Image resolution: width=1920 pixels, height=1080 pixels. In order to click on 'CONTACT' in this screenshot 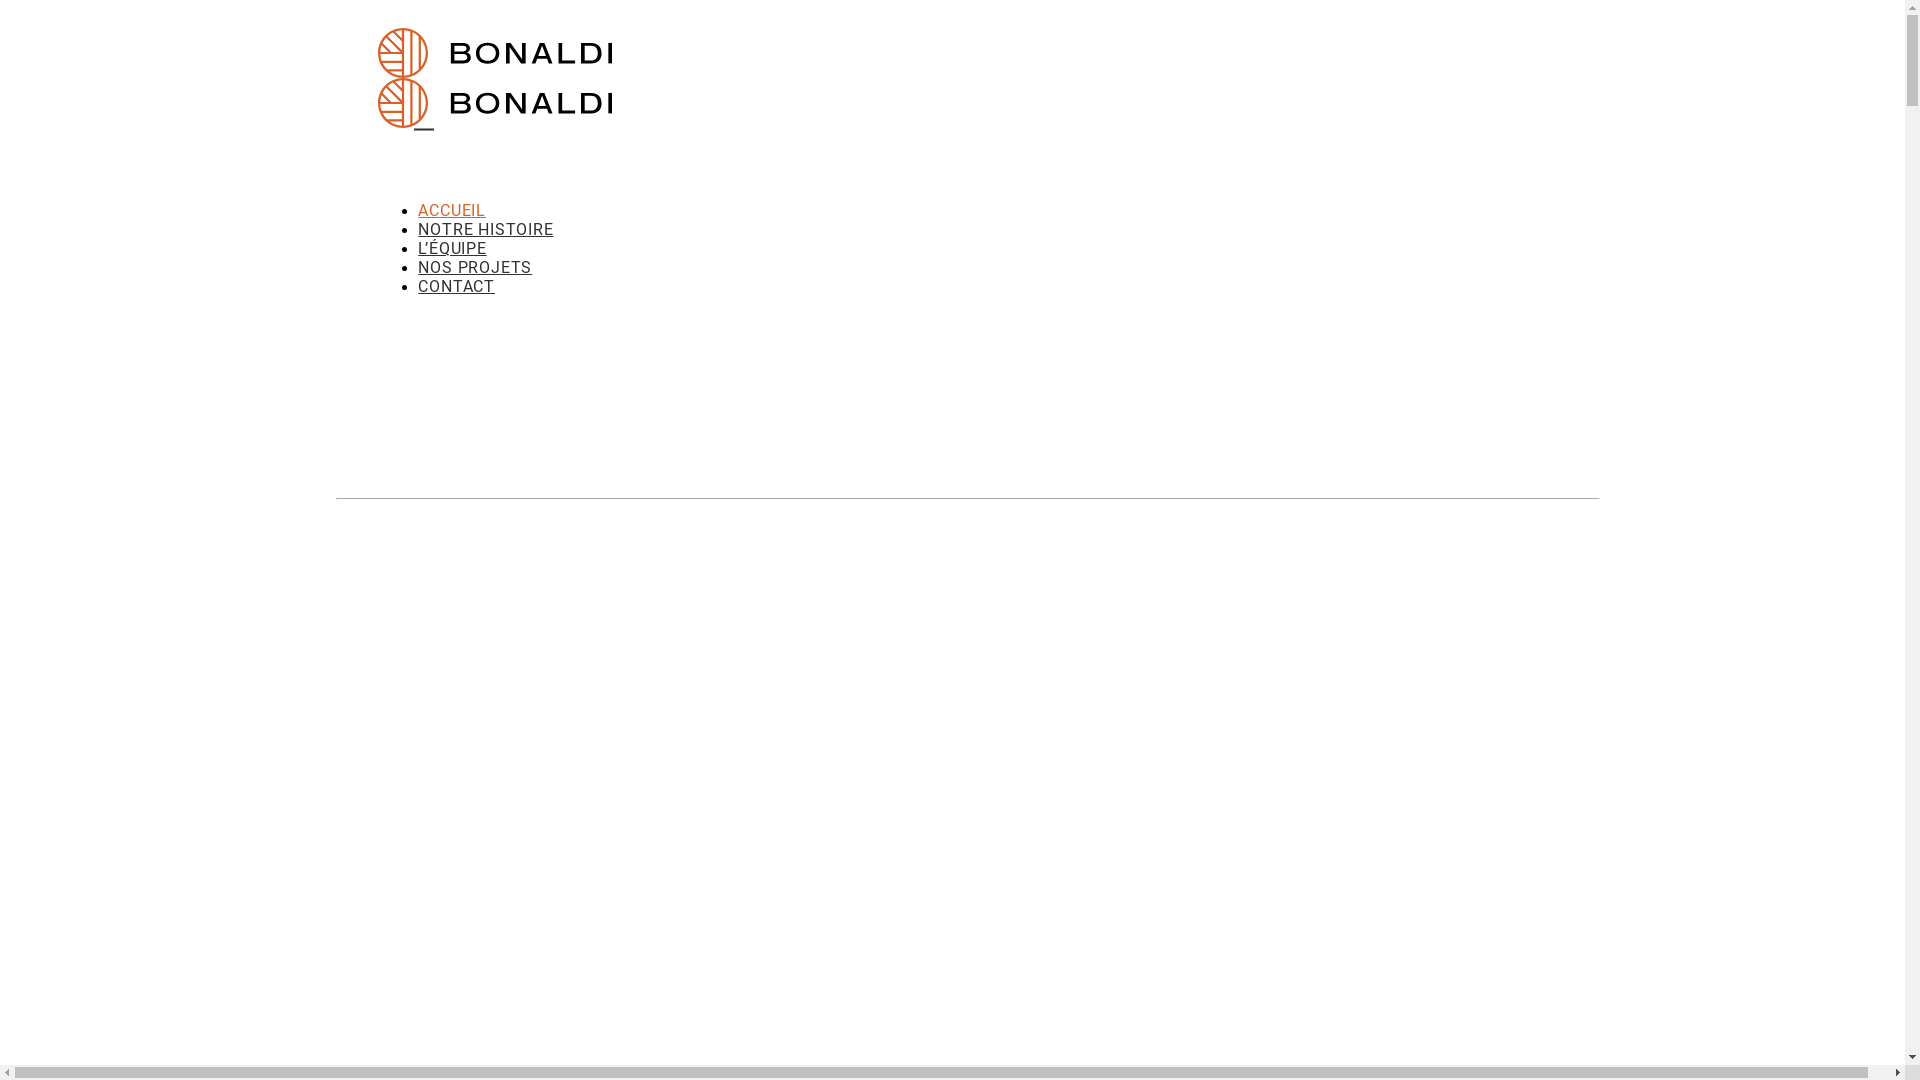, I will do `click(455, 286)`.